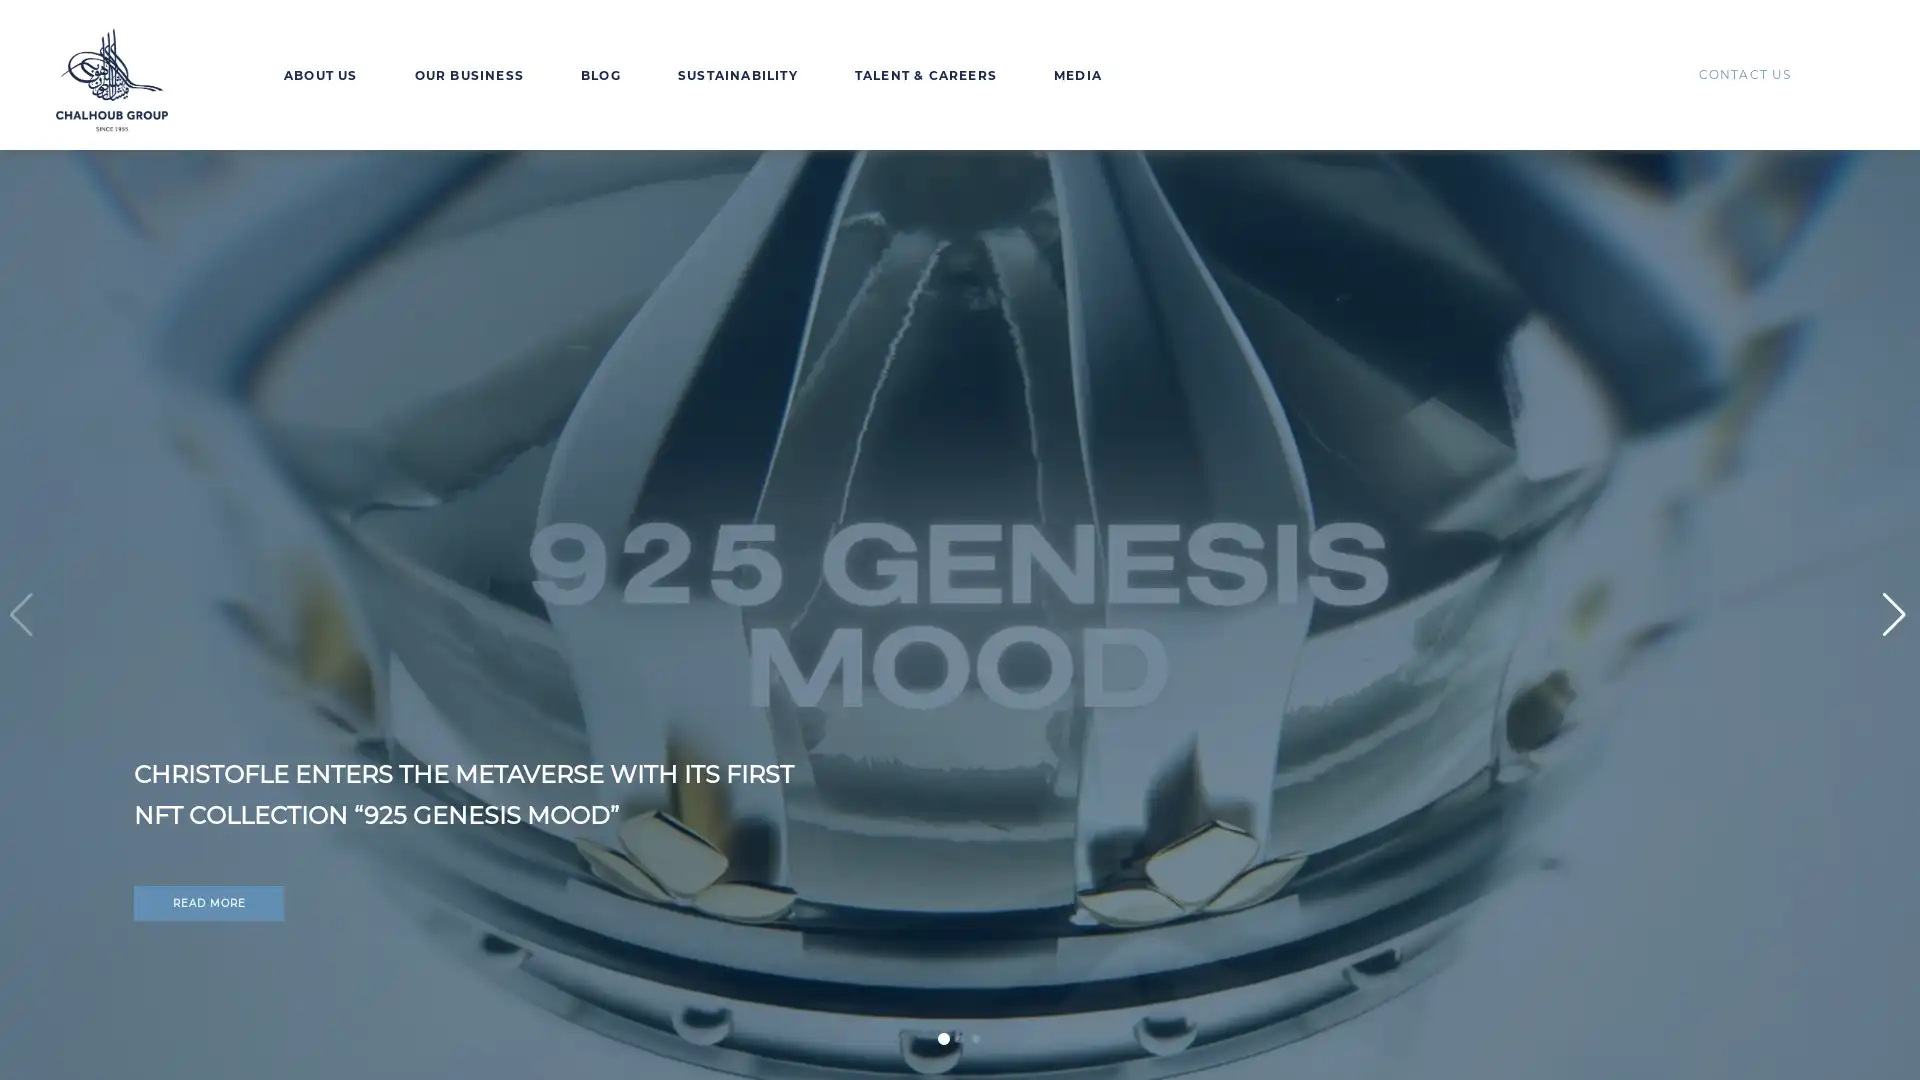 This screenshot has height=1080, width=1920. What do you see at coordinates (1744, 73) in the screenshot?
I see `CONTACT US` at bounding box center [1744, 73].